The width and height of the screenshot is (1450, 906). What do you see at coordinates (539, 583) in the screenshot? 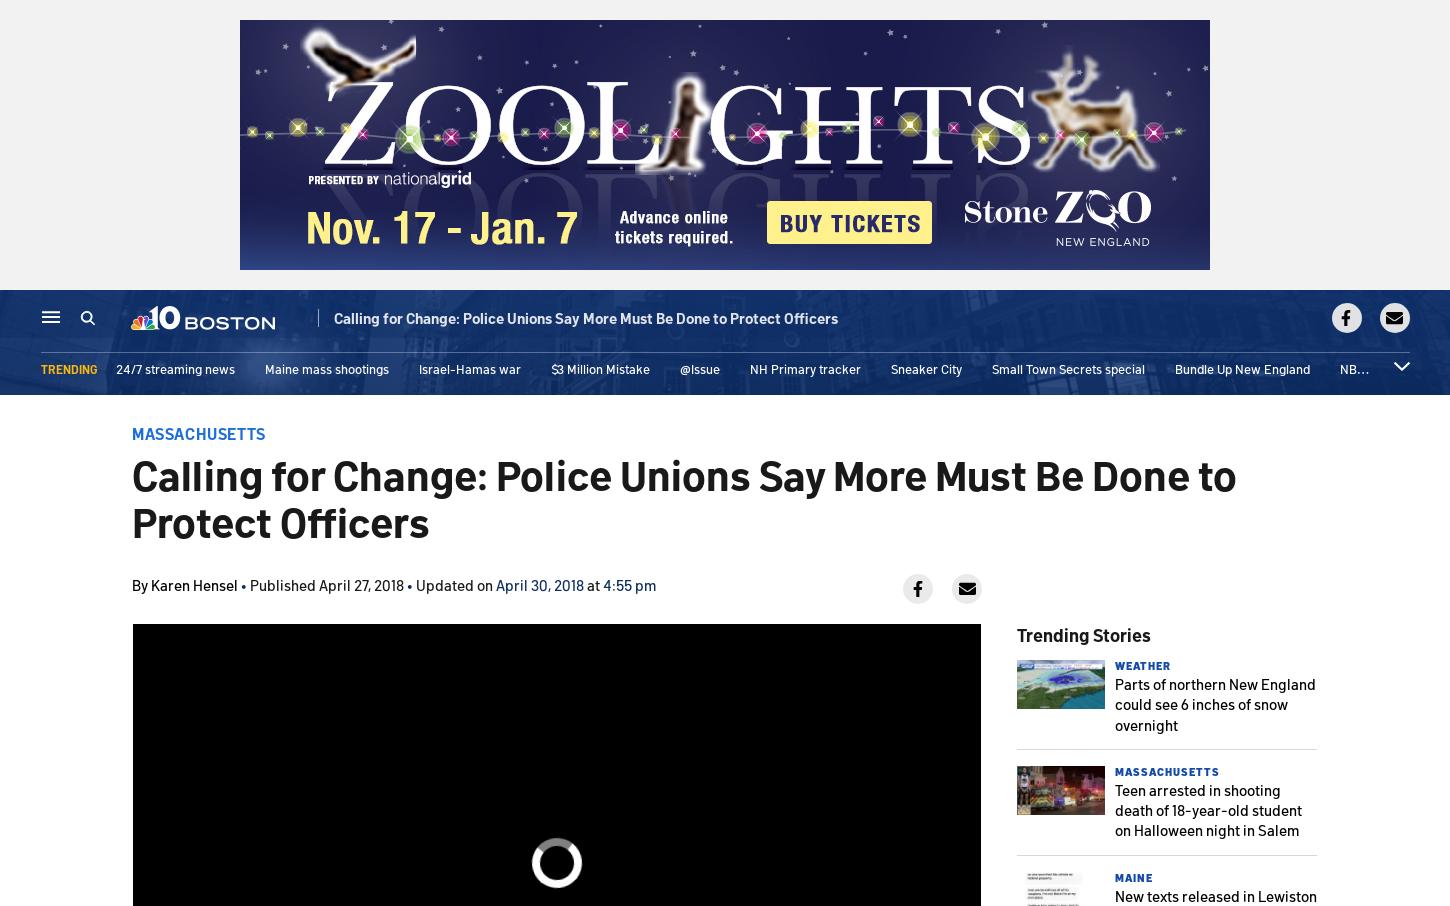
I see `'April 30, 2018'` at bounding box center [539, 583].